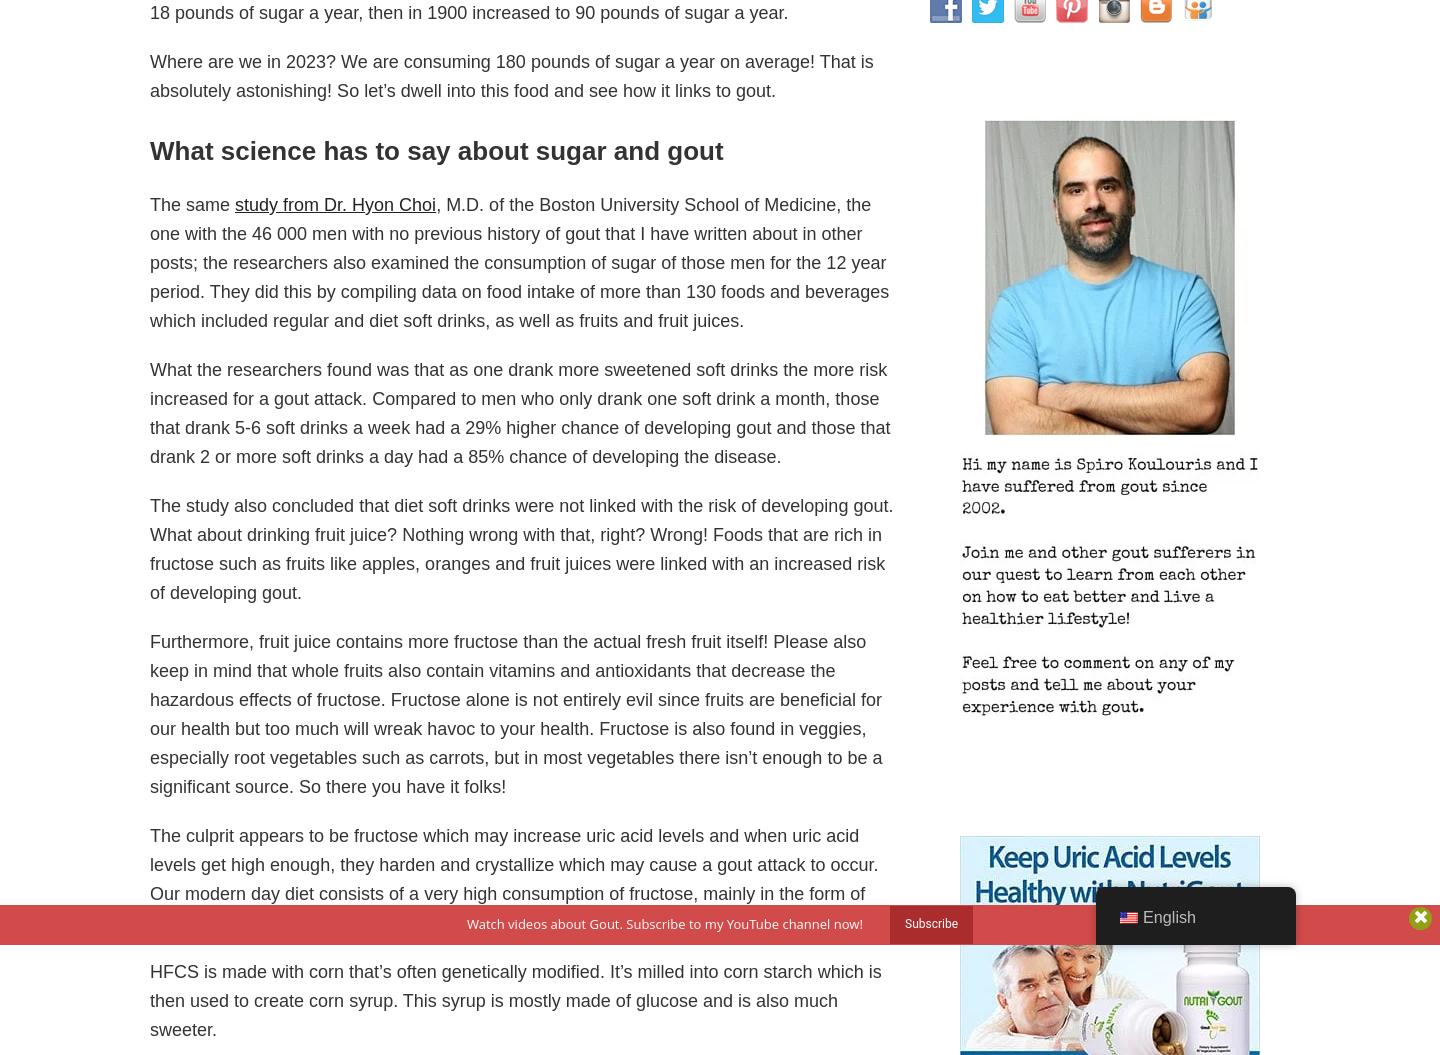 This screenshot has width=1440, height=1055. I want to click on 'study from Dr. Hyon Choi', so click(335, 203).